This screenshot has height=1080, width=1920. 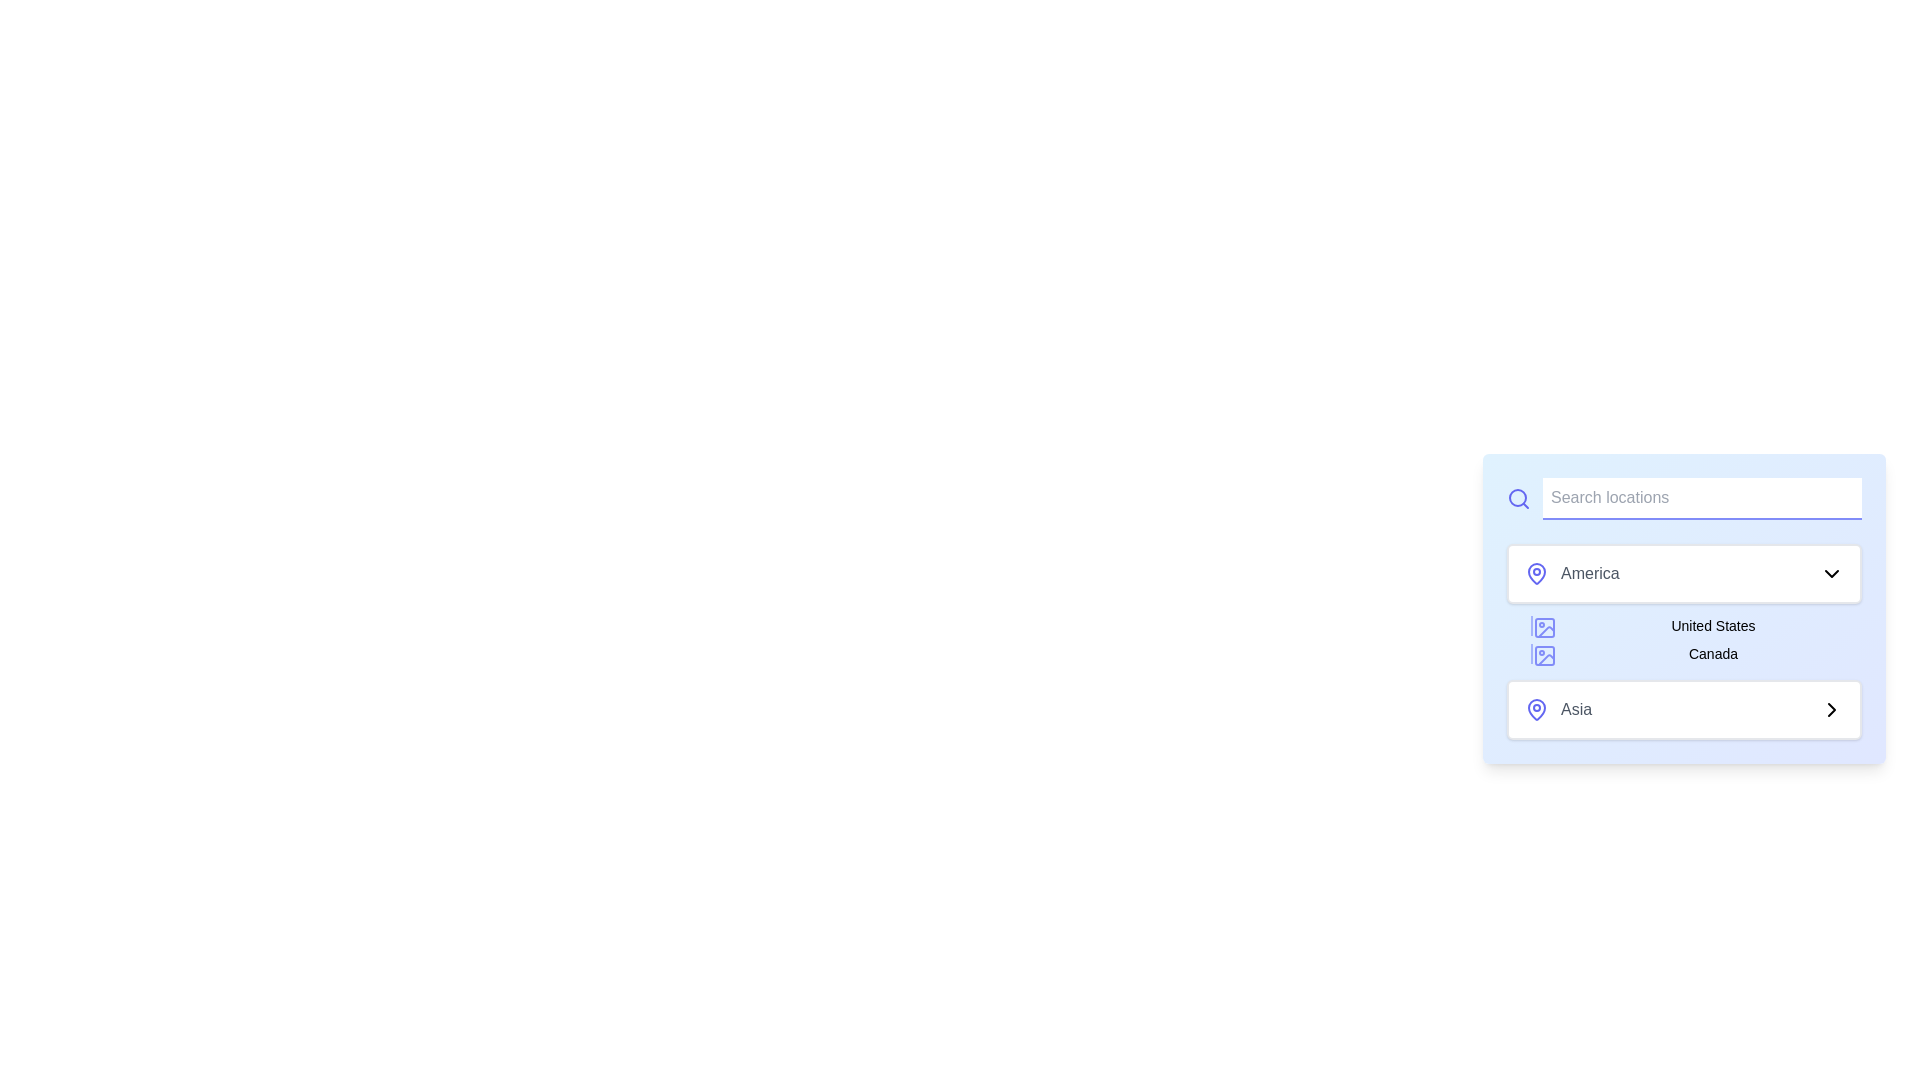 I want to click on the 'United States' menu option located directly under the 'America' dropdown, so click(x=1695, y=624).